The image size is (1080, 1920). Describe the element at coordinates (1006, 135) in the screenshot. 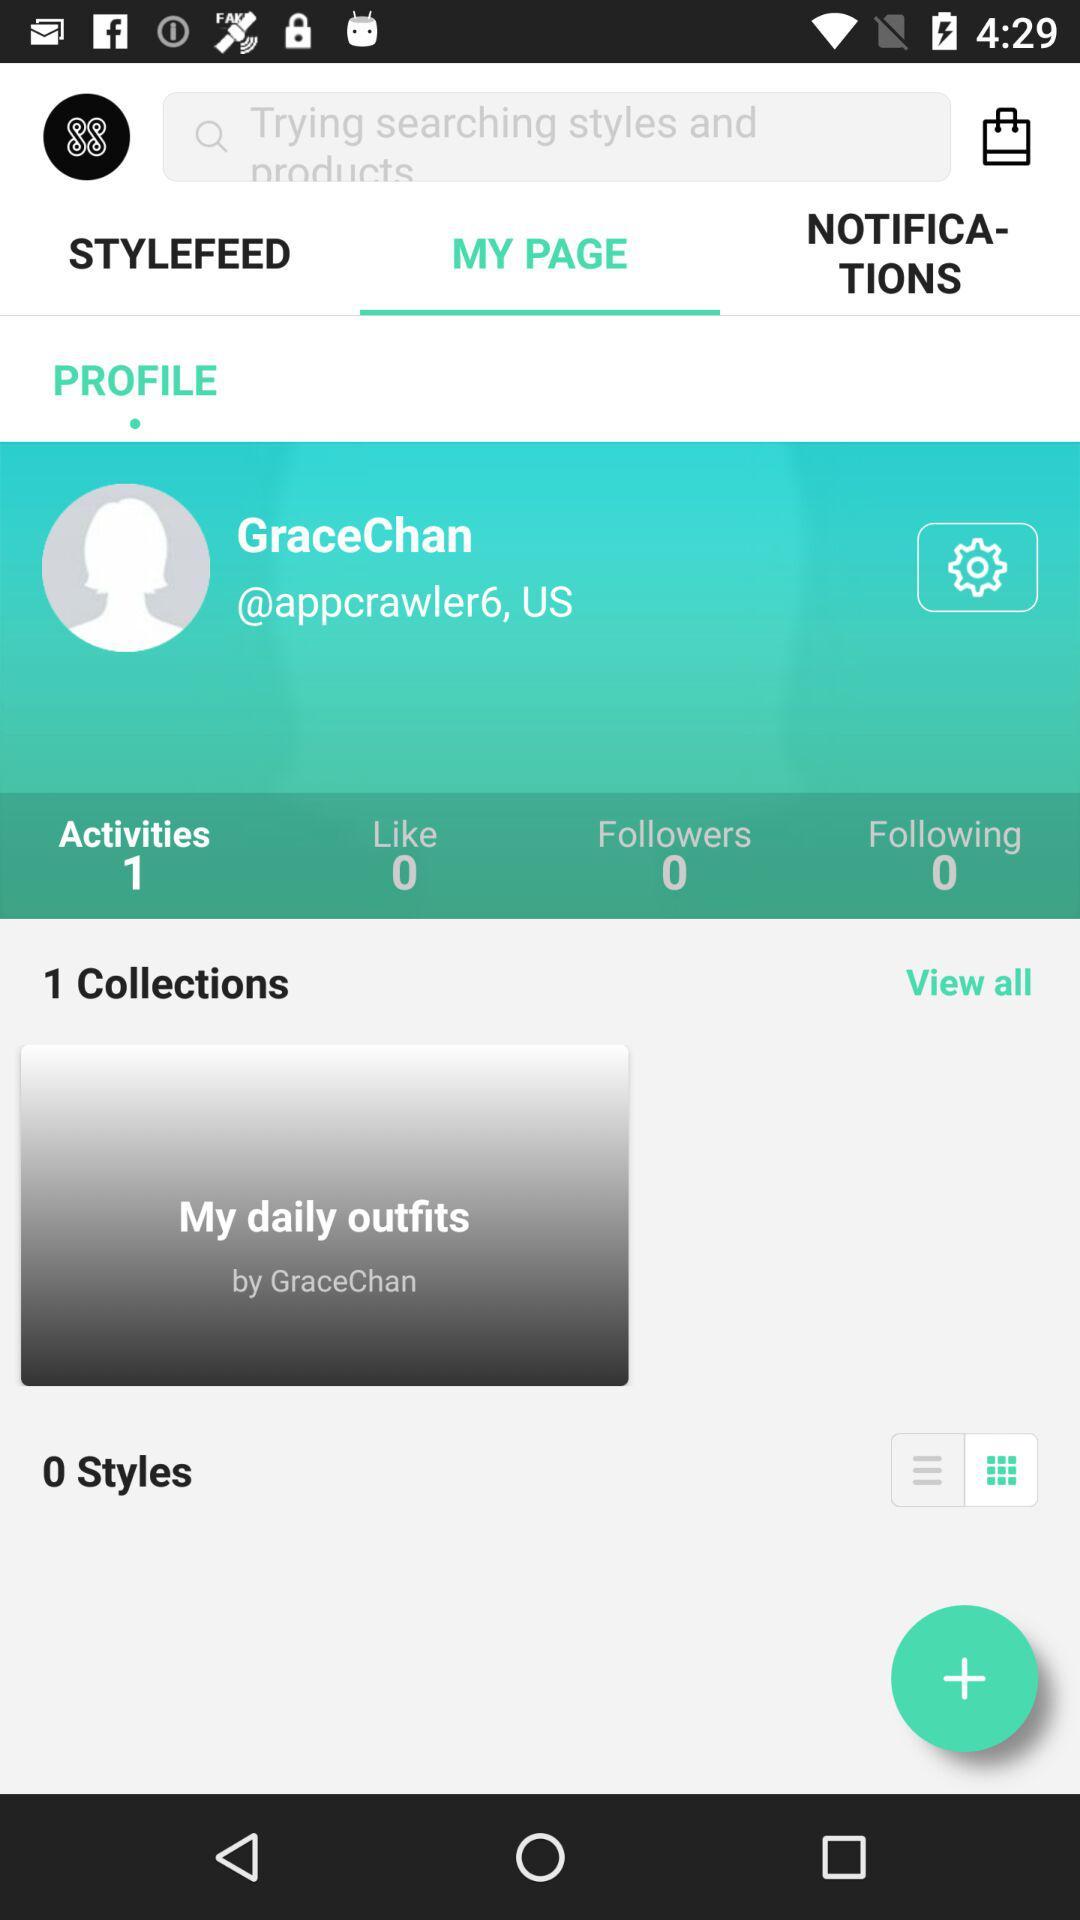

I see `icon to the right of the trying searching styles item` at that location.